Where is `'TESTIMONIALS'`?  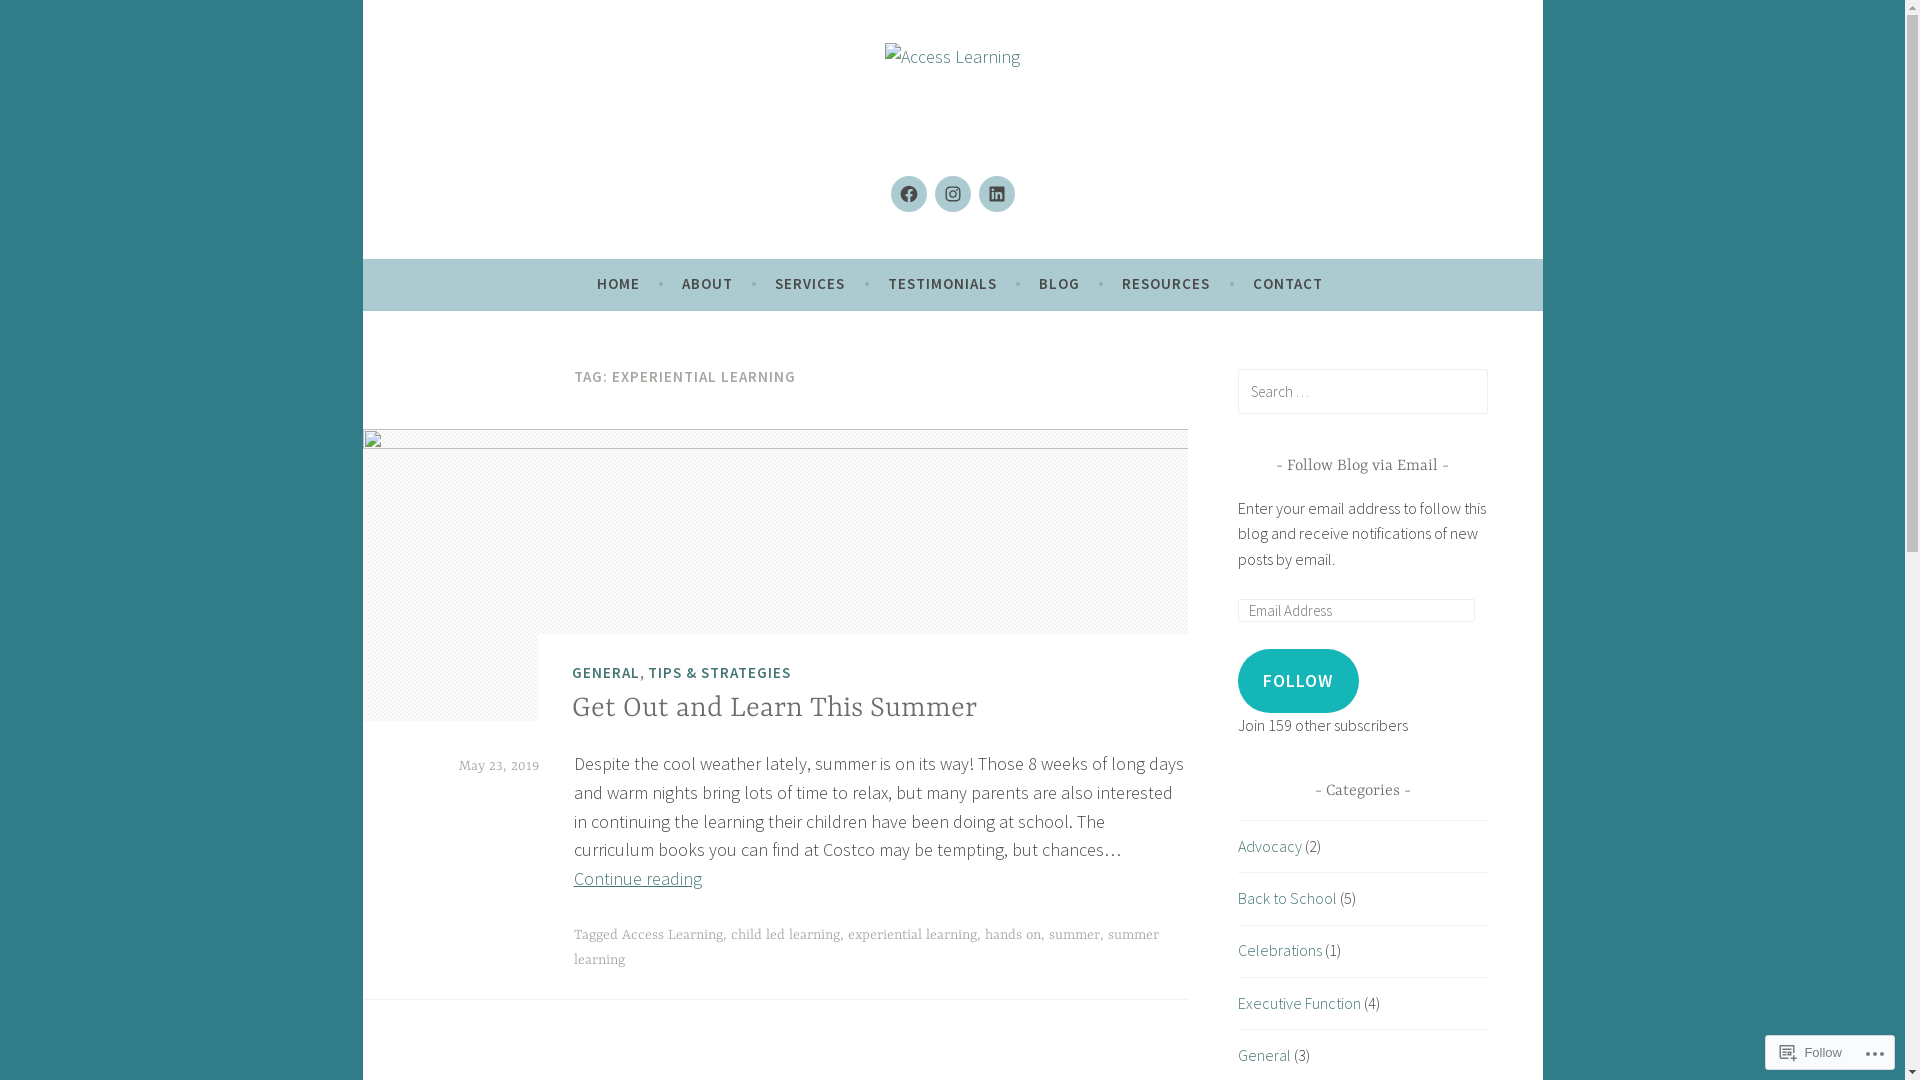
'TESTIMONIALS' is located at coordinates (941, 284).